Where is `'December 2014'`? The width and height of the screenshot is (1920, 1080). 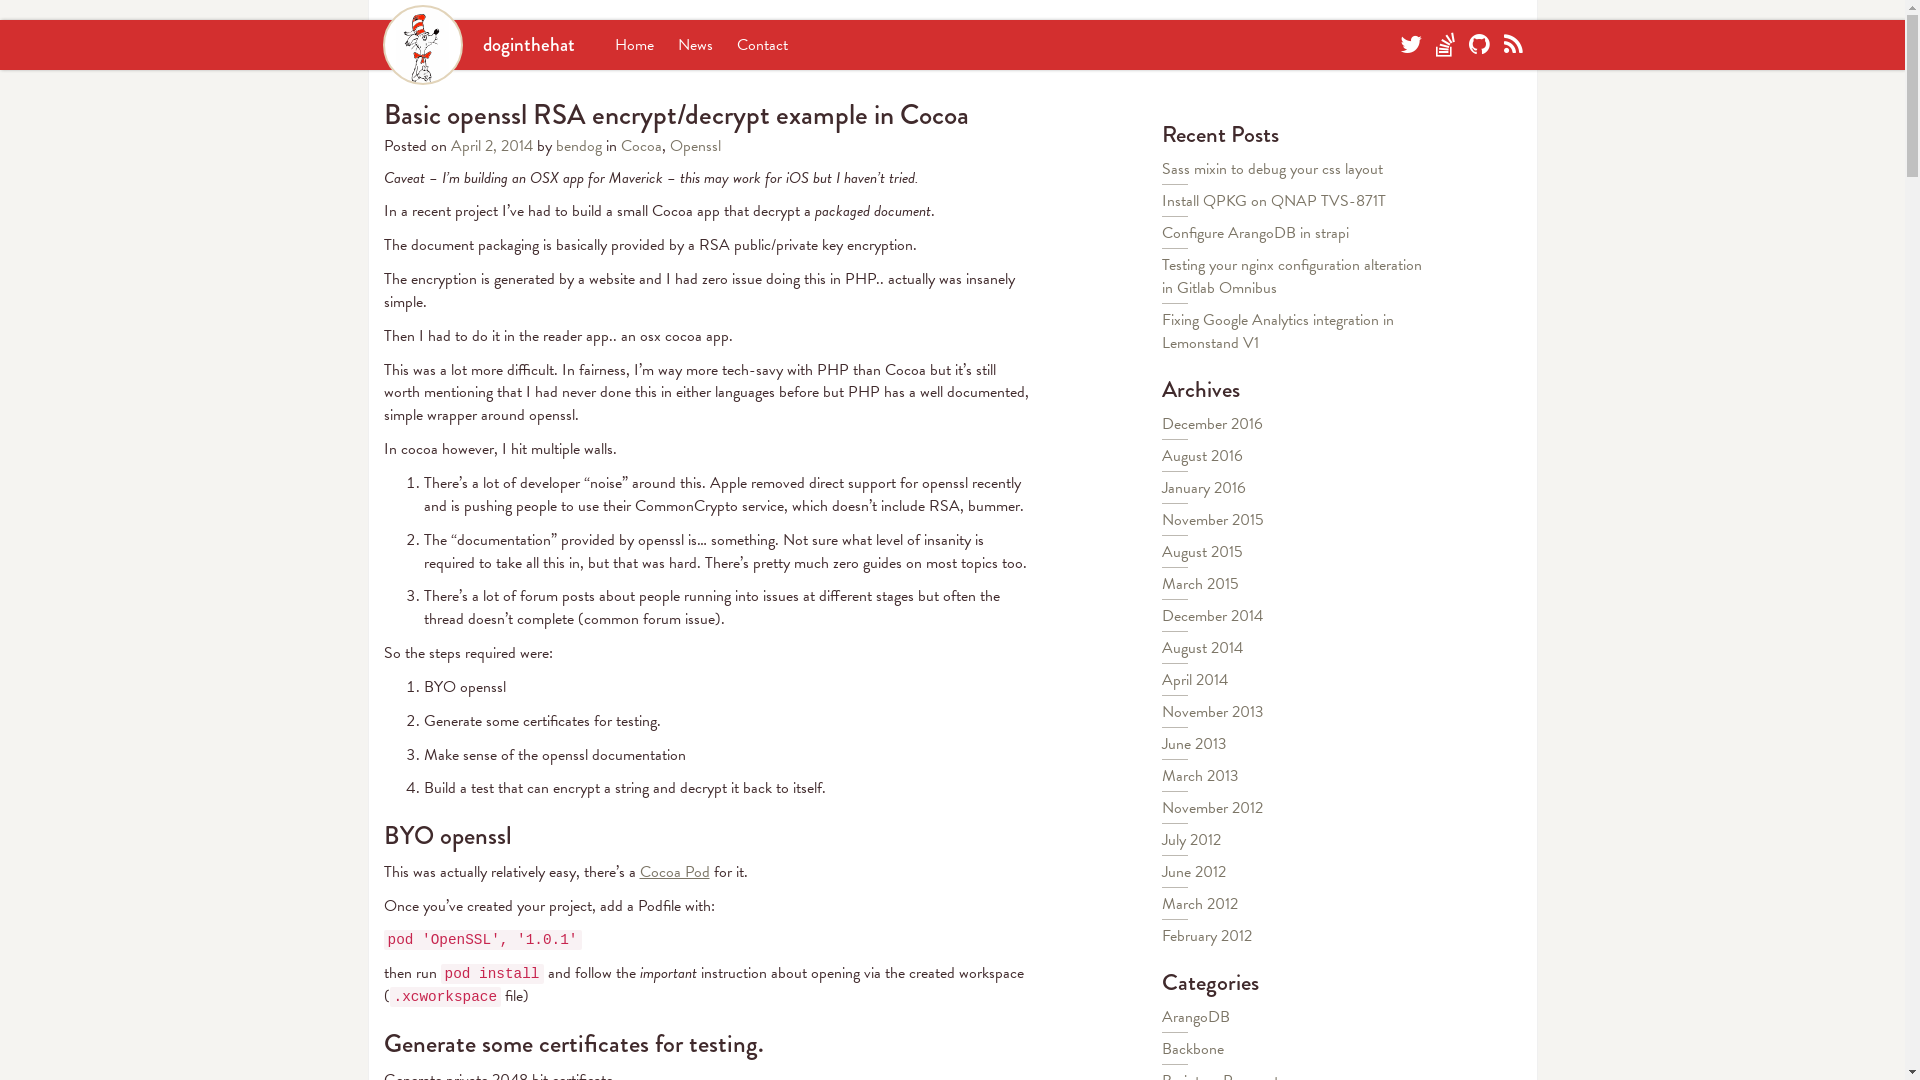 'December 2014' is located at coordinates (1211, 615).